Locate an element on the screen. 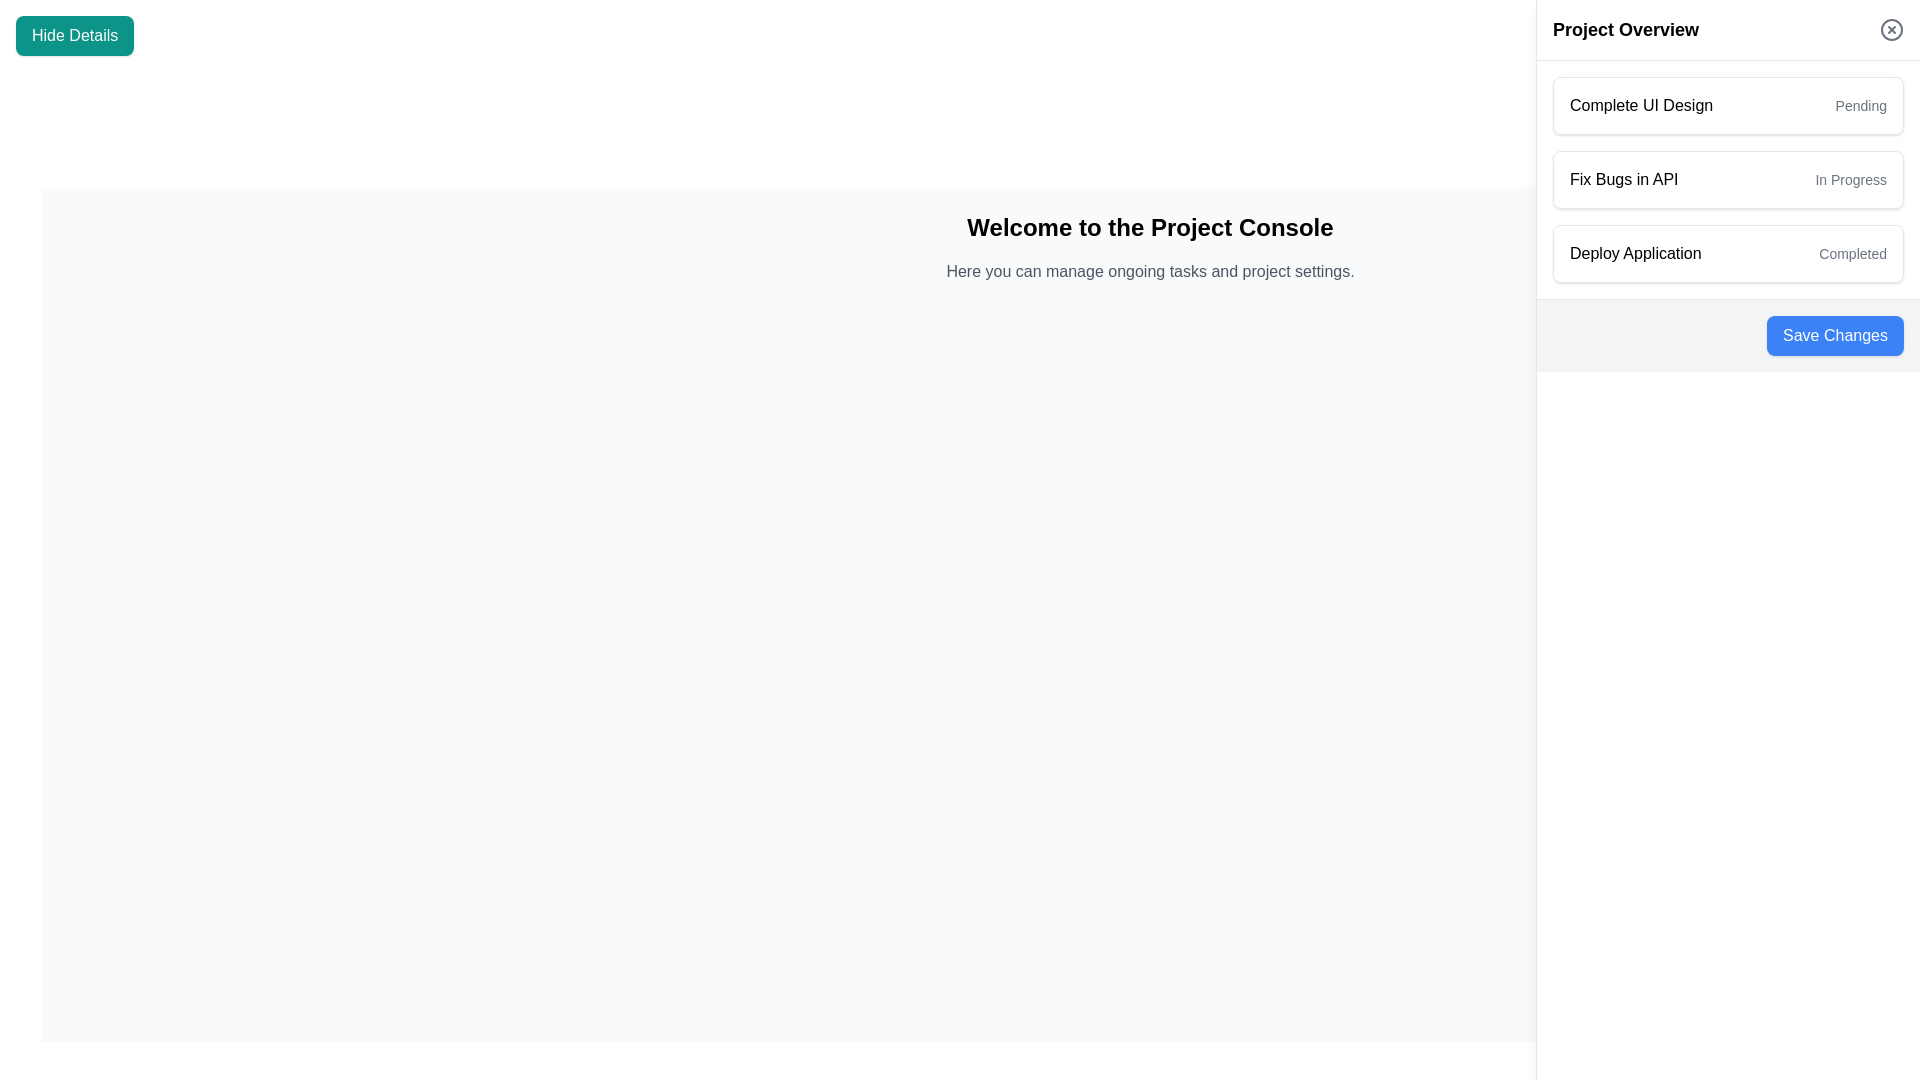 This screenshot has height=1080, width=1920. the teal-green button with rounded corners labeled 'Hide Details' is located at coordinates (75, 35).